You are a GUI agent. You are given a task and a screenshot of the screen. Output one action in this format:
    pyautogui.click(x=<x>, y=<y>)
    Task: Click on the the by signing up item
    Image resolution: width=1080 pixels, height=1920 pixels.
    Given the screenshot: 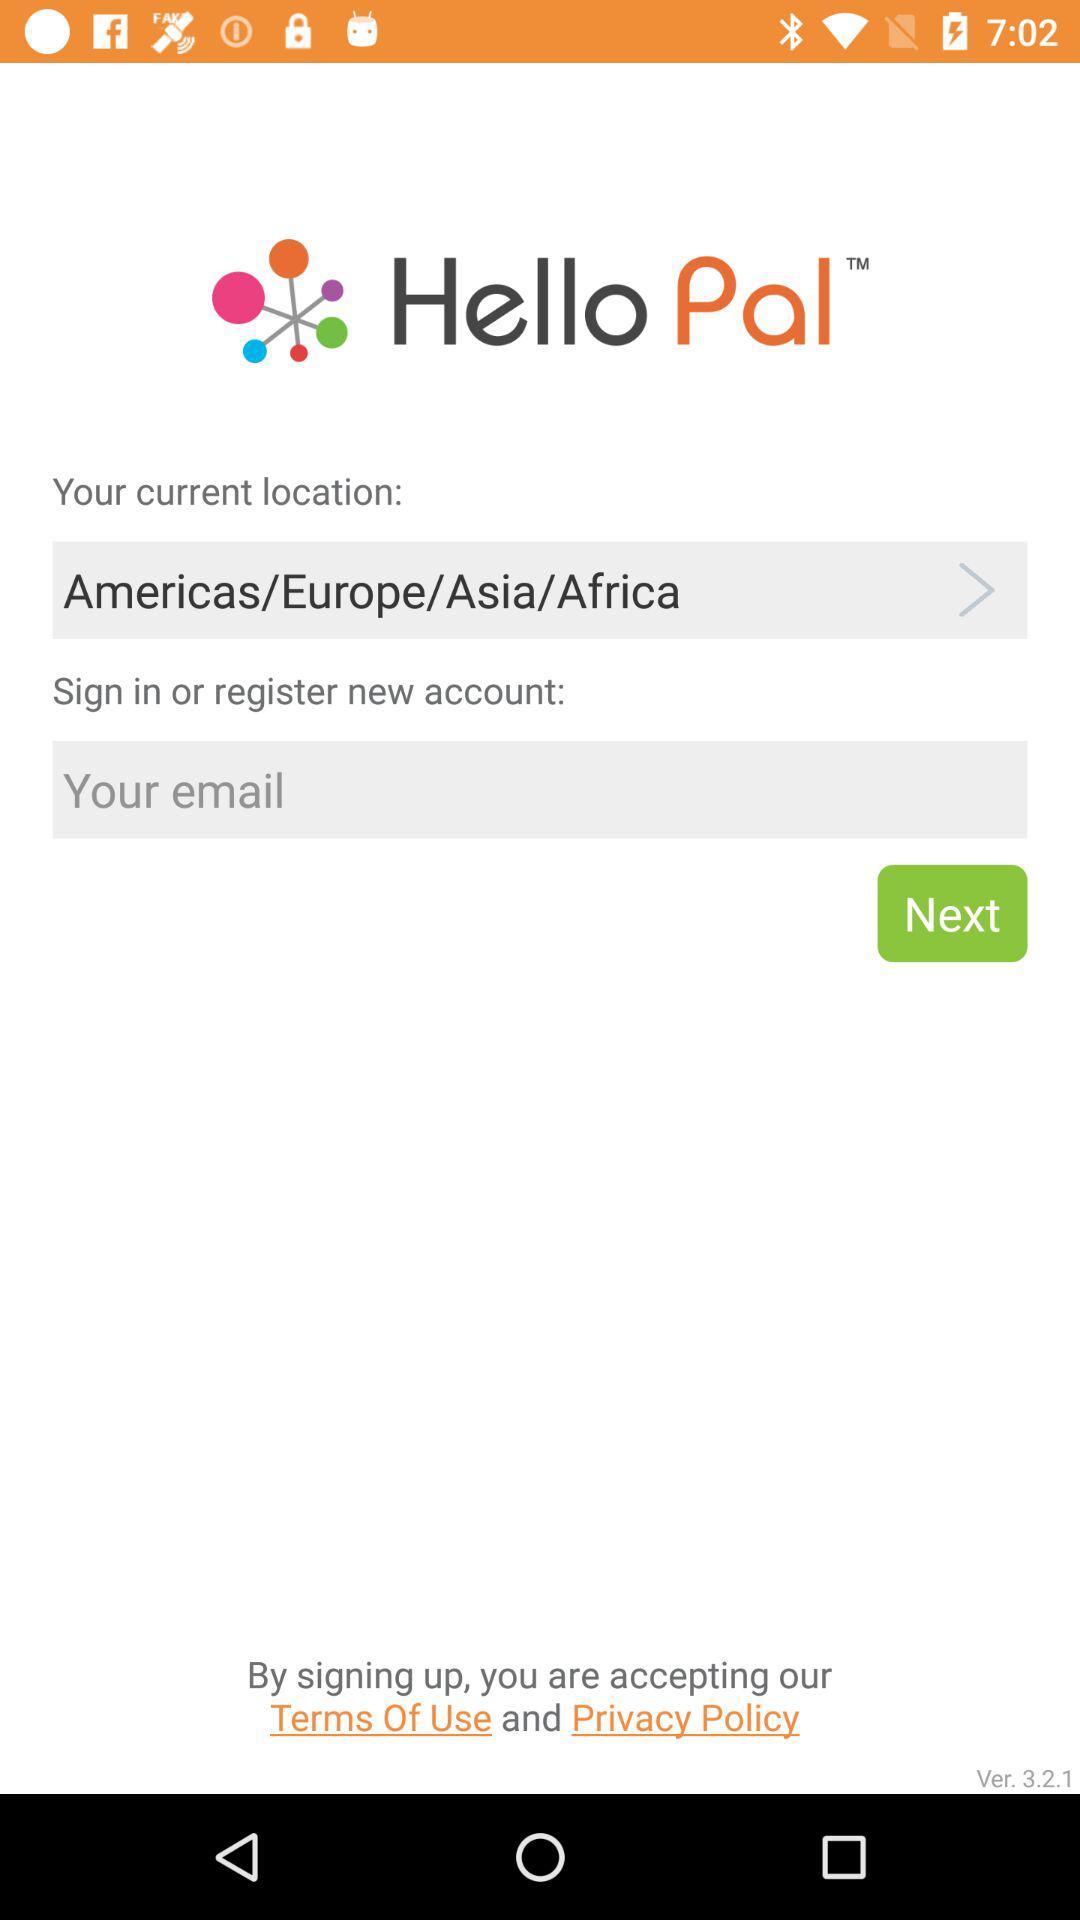 What is the action you would take?
    pyautogui.click(x=538, y=1494)
    